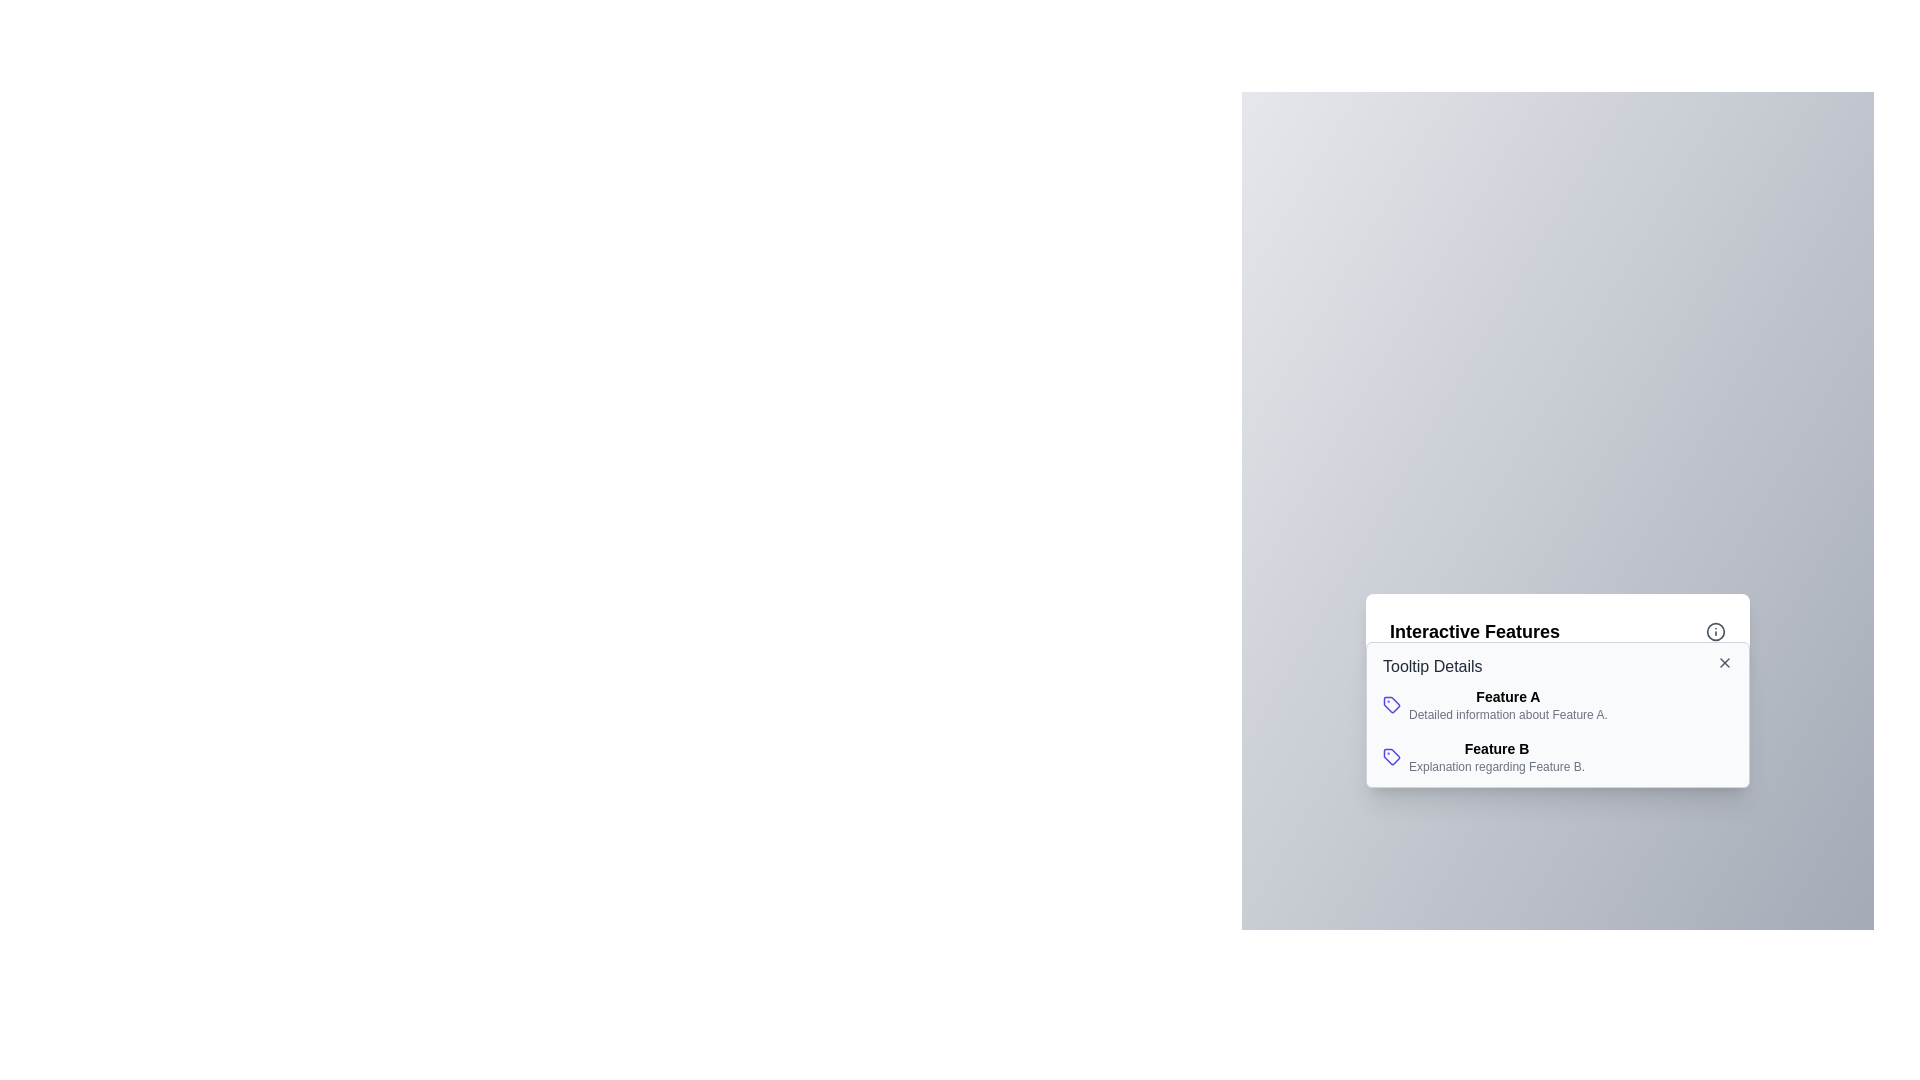 The image size is (1920, 1080). Describe the element at coordinates (1391, 756) in the screenshot. I see `the SVG graphical element representing 'Feature A' in the 'Tooltip Details' section of the 'Interactive Features' panel` at that location.